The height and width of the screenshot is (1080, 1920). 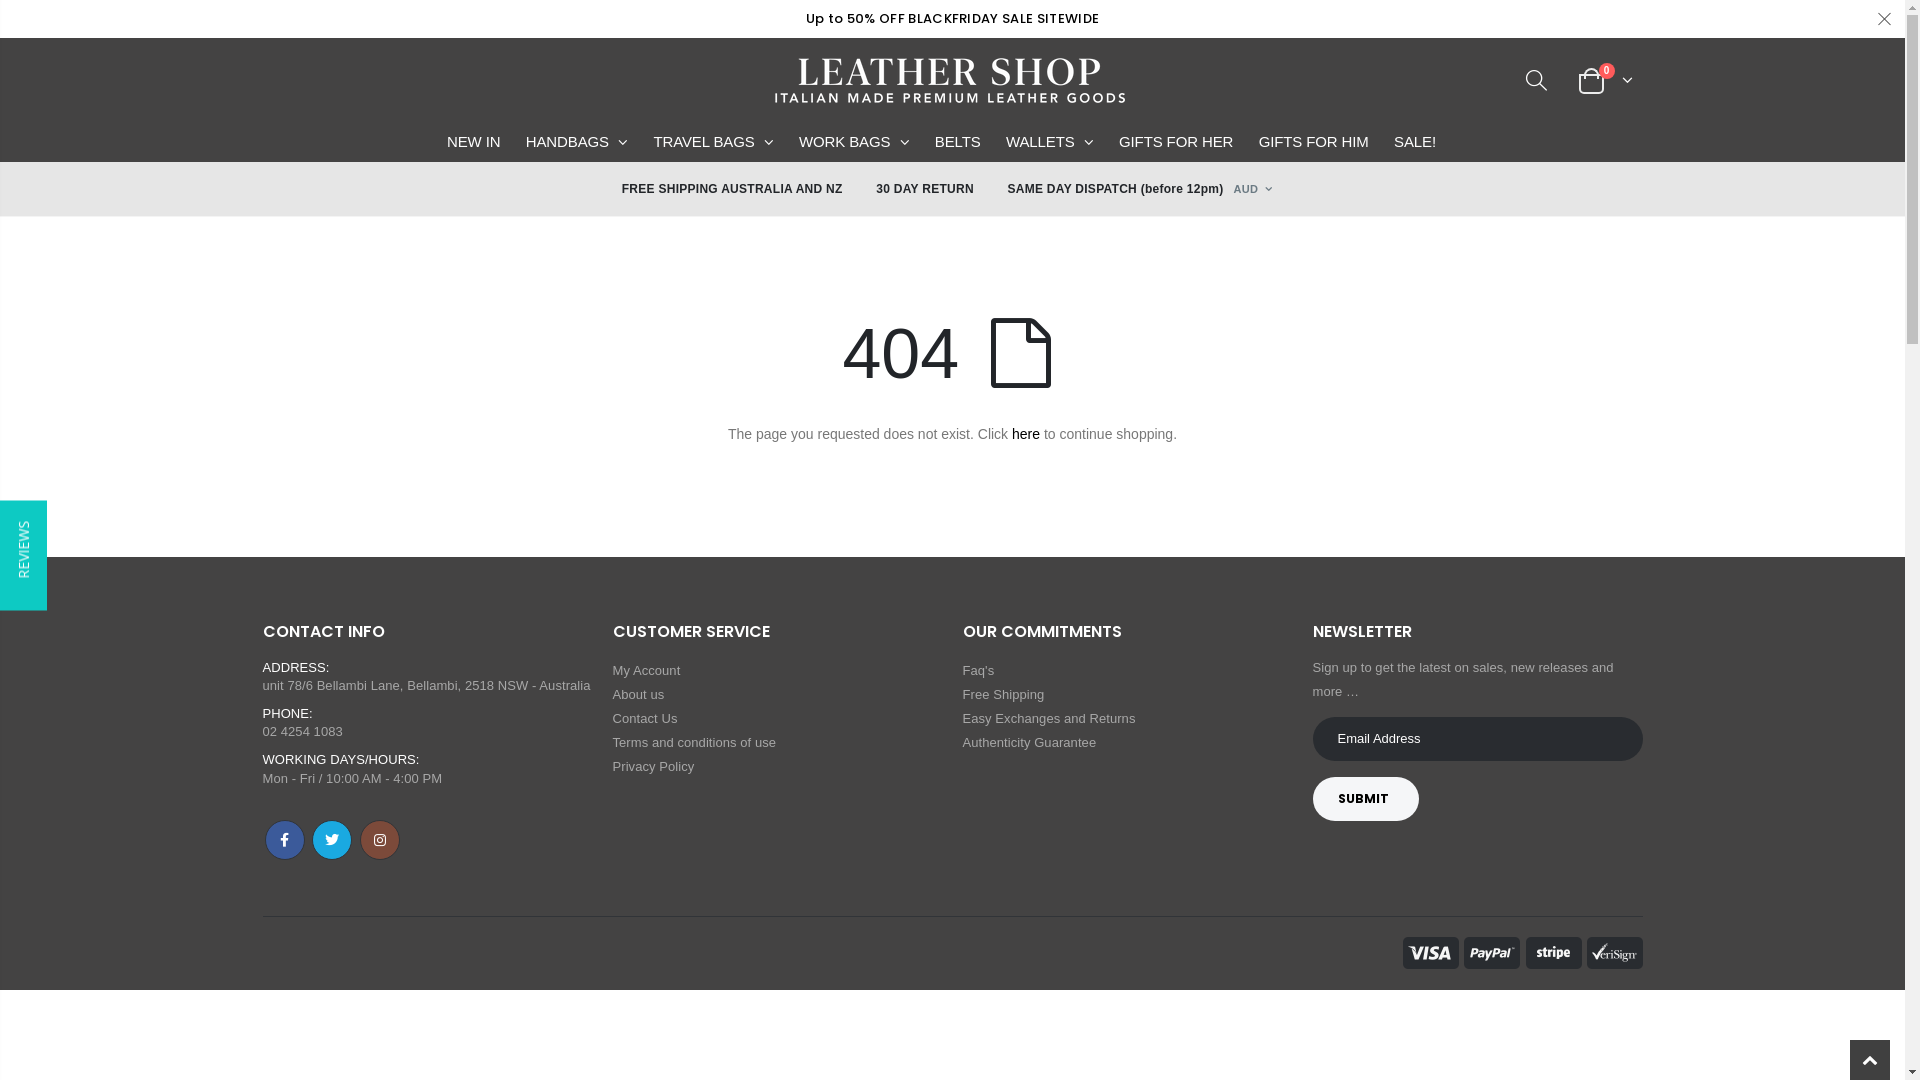 I want to click on 'Authenticity Guarantee', so click(x=961, y=742).